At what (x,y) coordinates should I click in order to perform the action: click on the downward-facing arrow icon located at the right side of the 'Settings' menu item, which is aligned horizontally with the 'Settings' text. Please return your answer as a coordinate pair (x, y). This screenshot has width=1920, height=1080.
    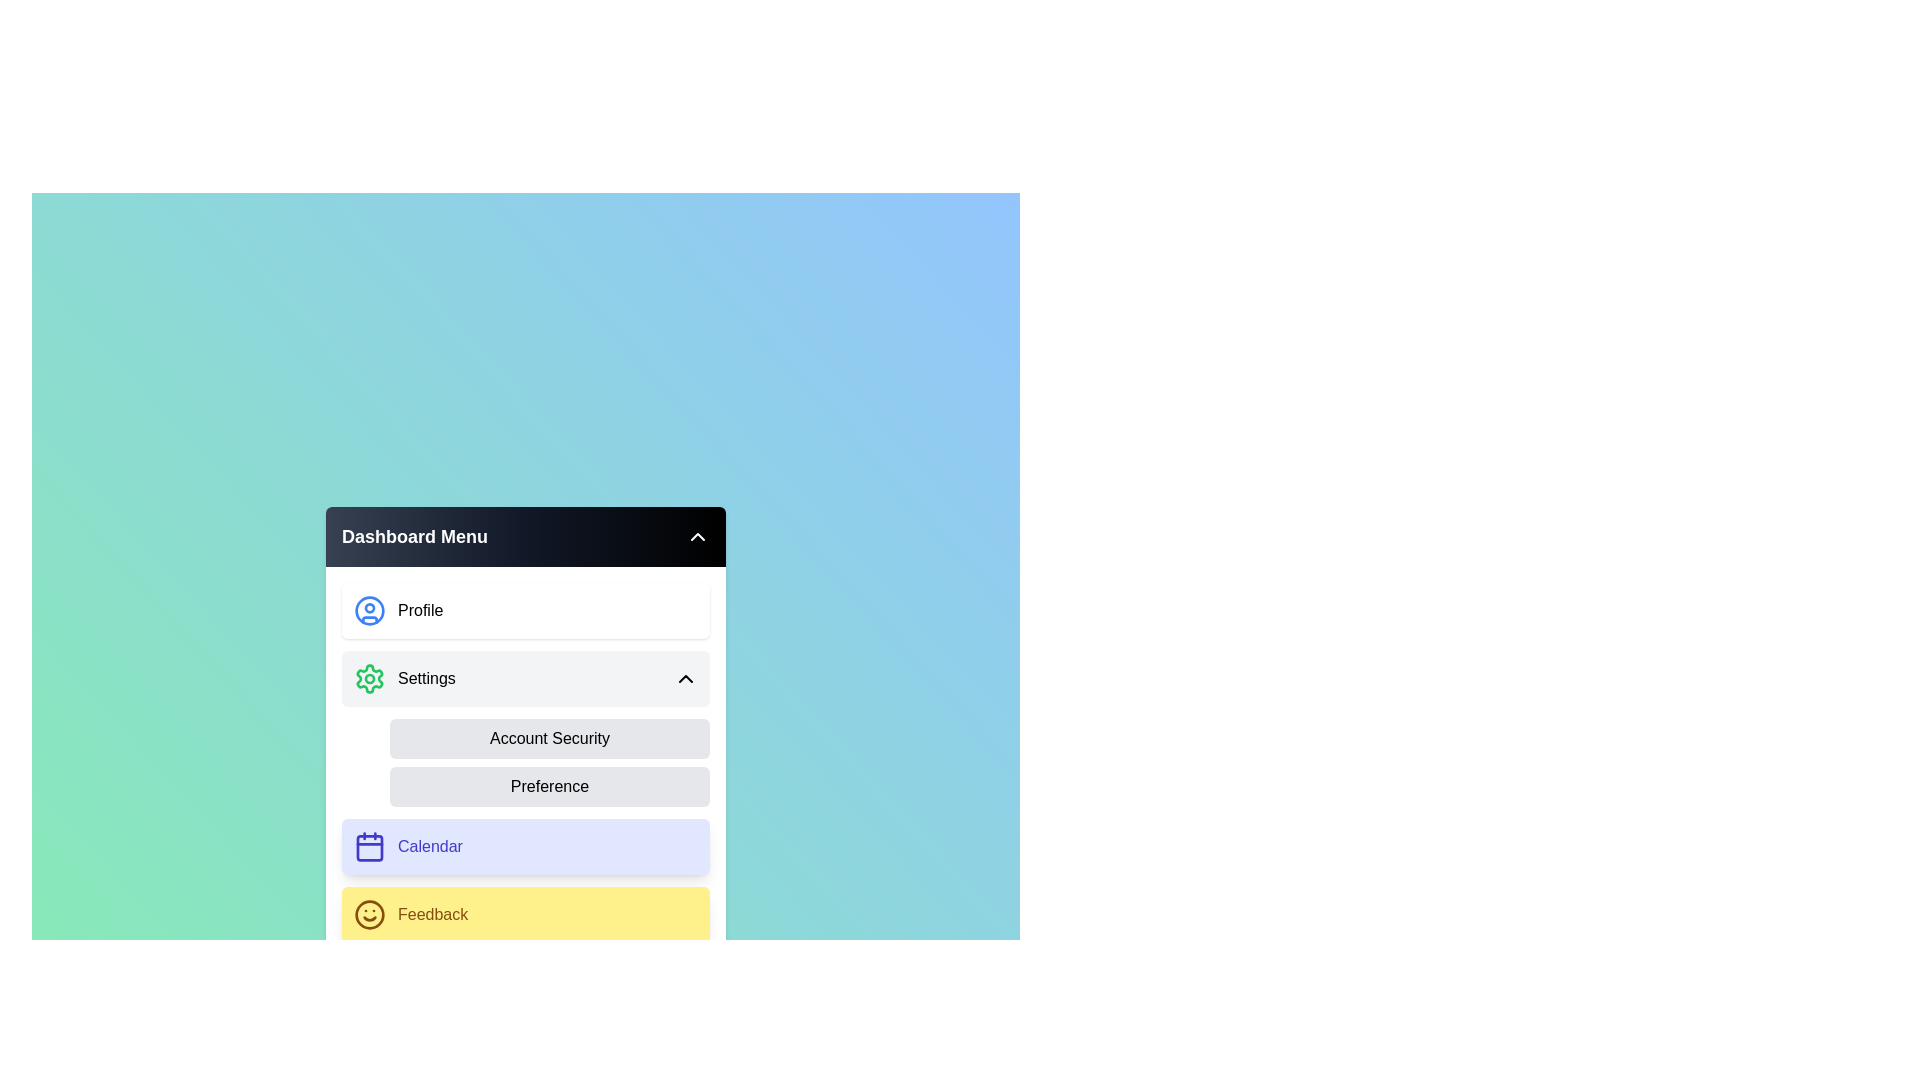
    Looking at the image, I should click on (686, 677).